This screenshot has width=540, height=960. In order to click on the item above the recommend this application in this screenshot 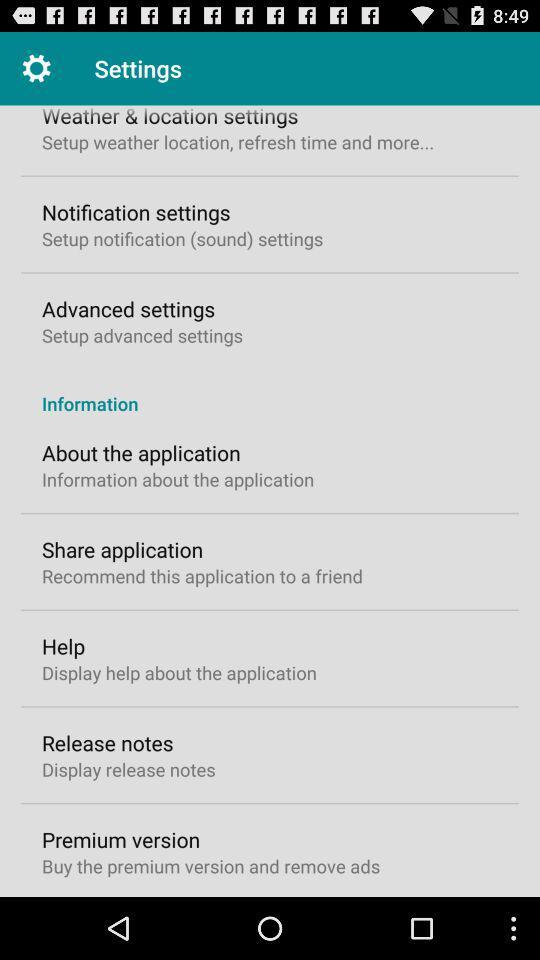, I will do `click(122, 549)`.